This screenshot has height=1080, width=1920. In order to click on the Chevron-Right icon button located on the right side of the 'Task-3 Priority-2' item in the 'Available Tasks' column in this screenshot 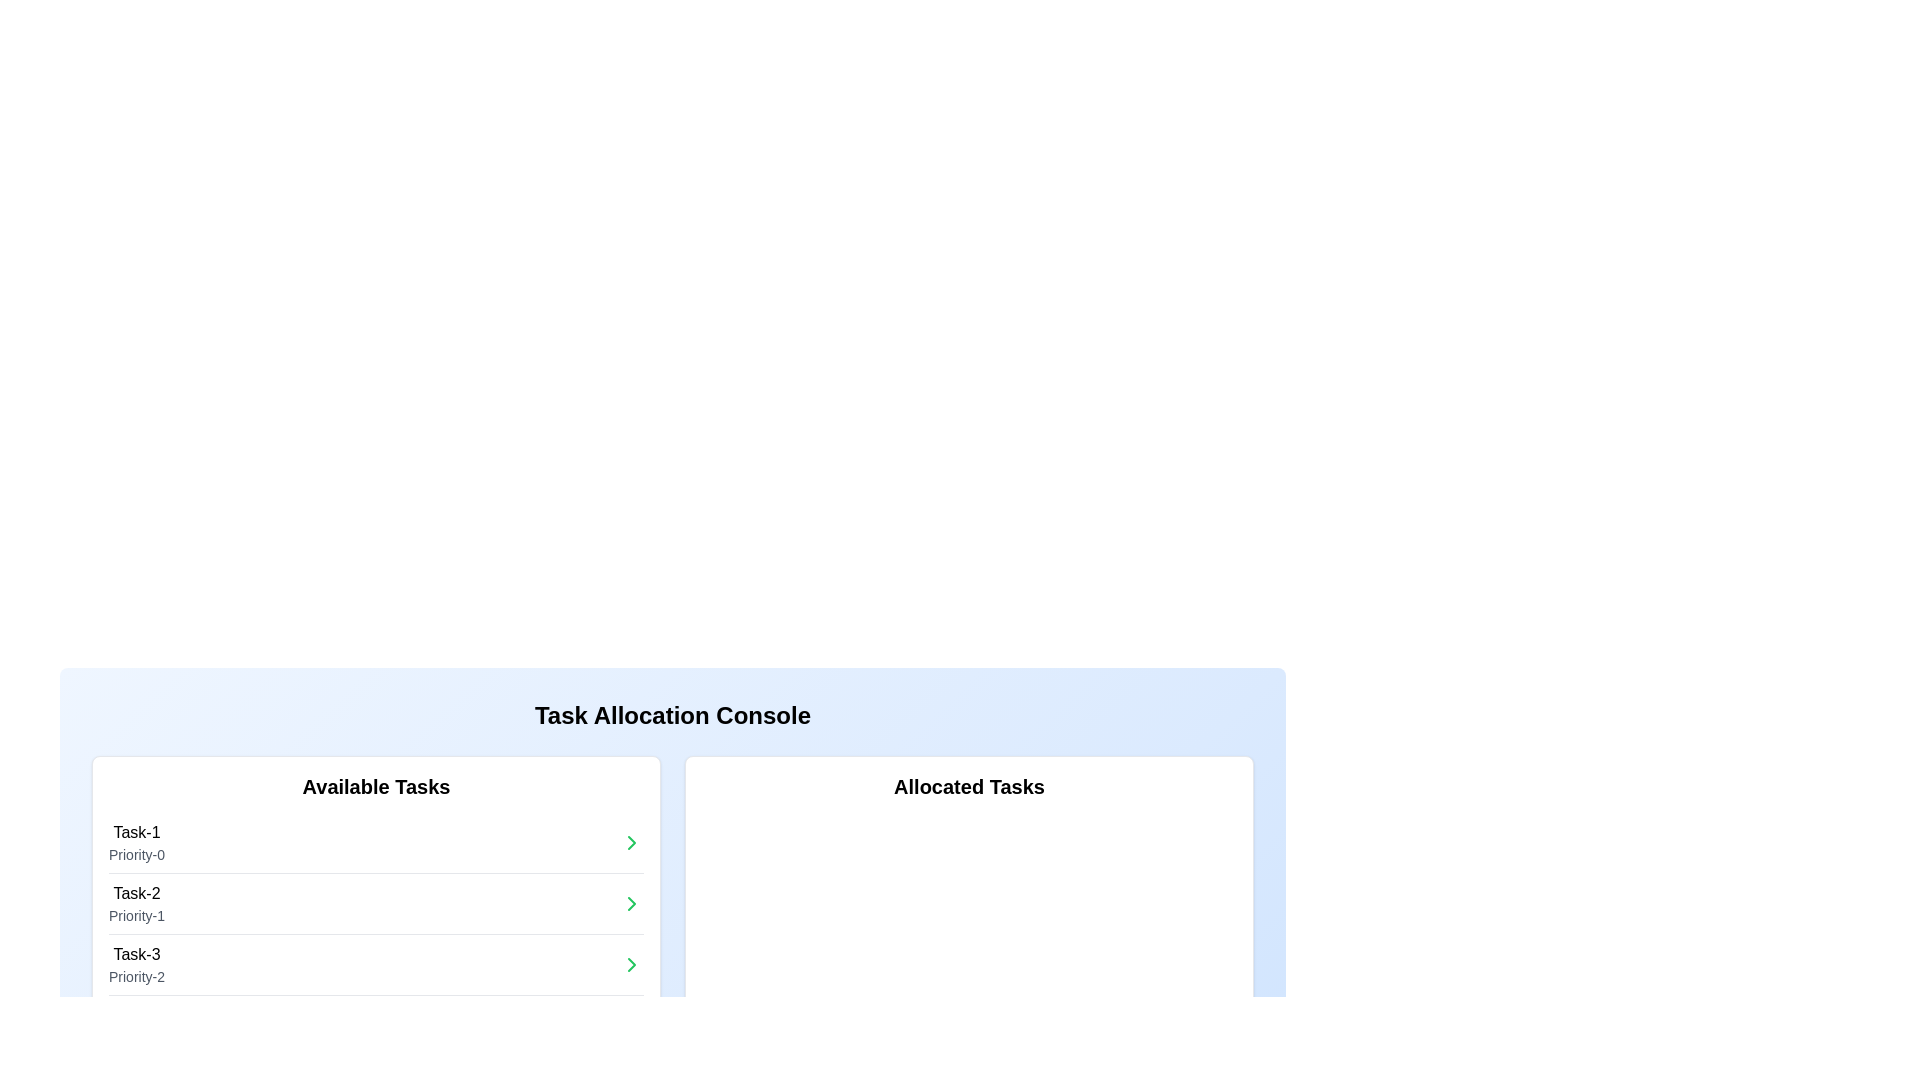, I will do `click(631, 963)`.